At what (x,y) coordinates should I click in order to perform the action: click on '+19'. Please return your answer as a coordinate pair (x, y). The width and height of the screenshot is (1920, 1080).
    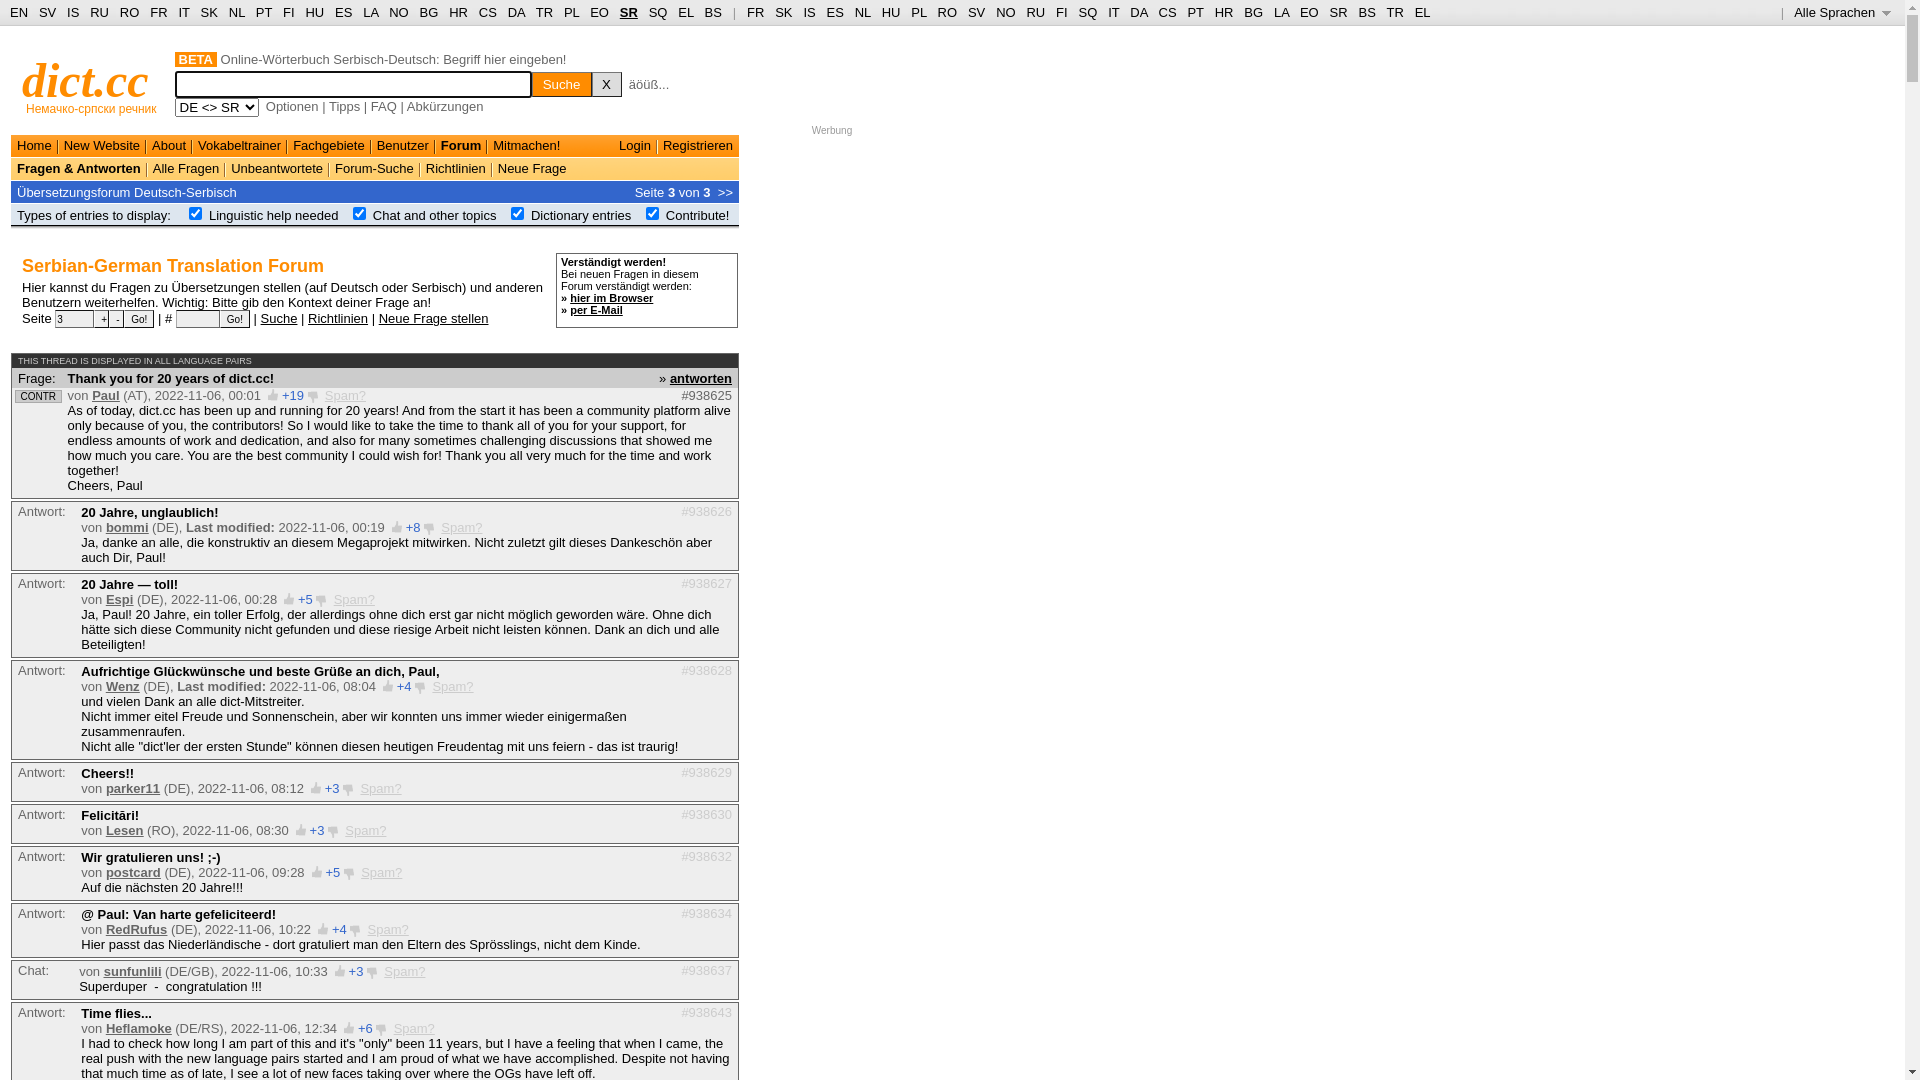
    Looking at the image, I should click on (291, 395).